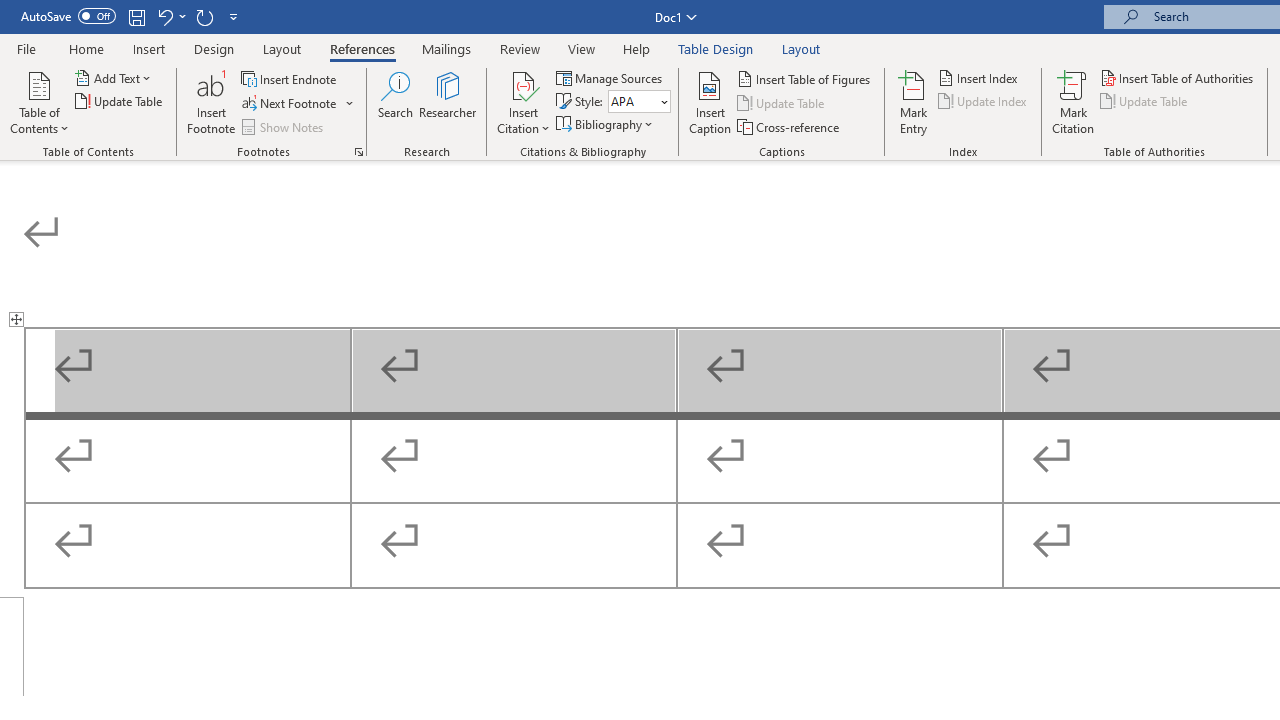  I want to click on 'Researcher', so click(447, 103).